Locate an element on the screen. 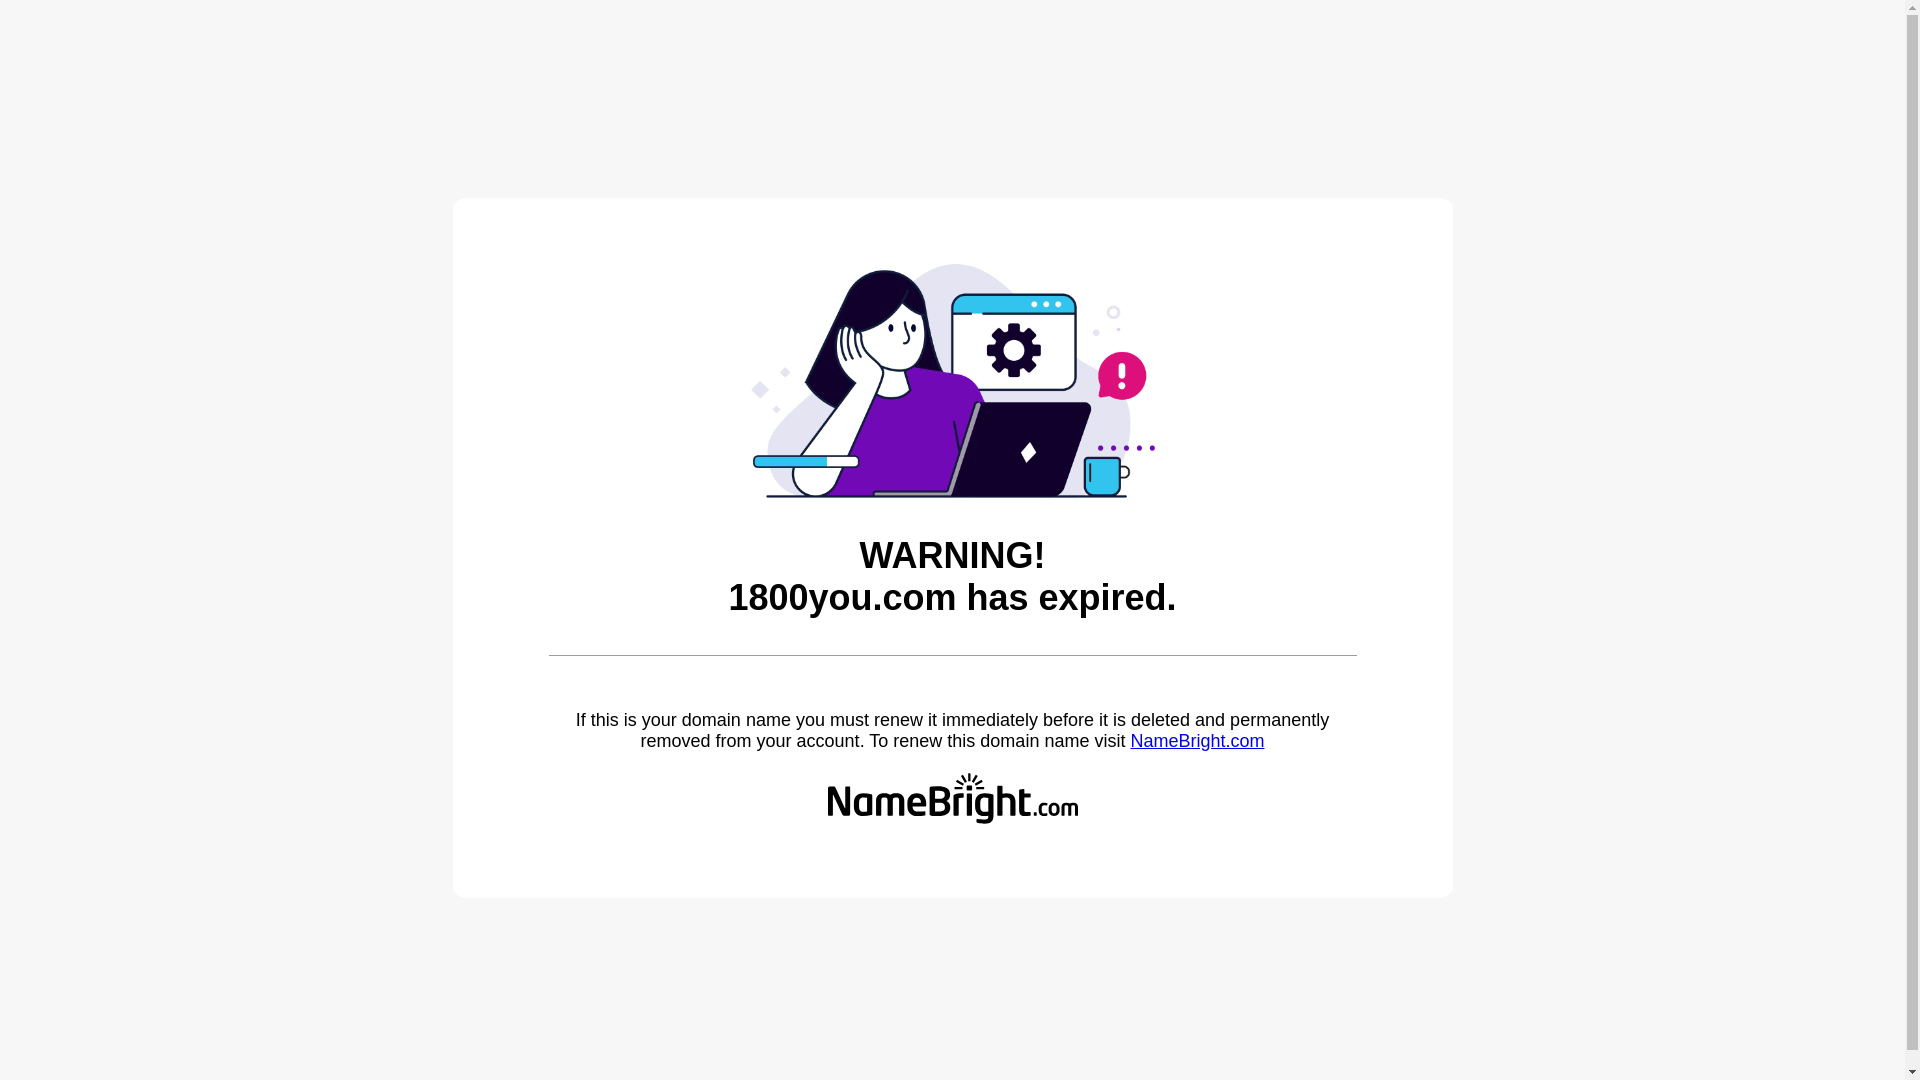 This screenshot has width=1920, height=1080. 'NameBright.com' is located at coordinates (1129, 740).